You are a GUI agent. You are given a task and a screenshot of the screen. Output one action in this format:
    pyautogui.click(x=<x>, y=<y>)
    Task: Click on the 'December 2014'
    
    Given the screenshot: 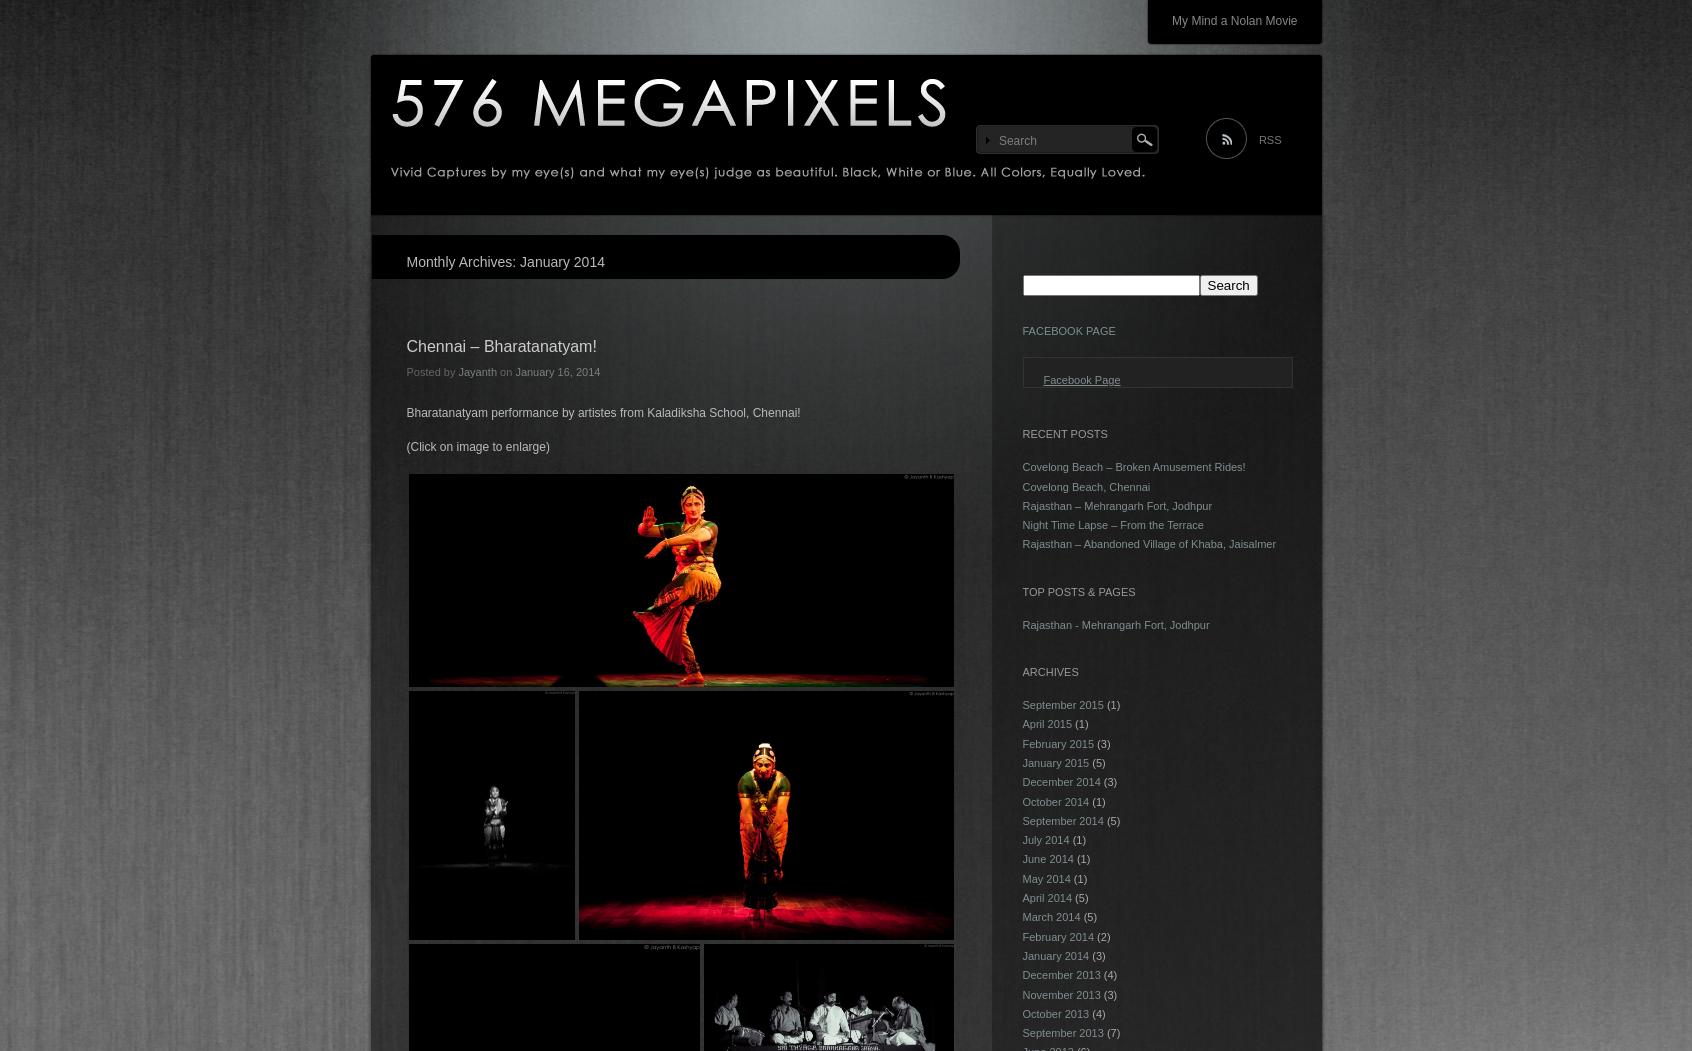 What is the action you would take?
    pyautogui.click(x=1061, y=781)
    